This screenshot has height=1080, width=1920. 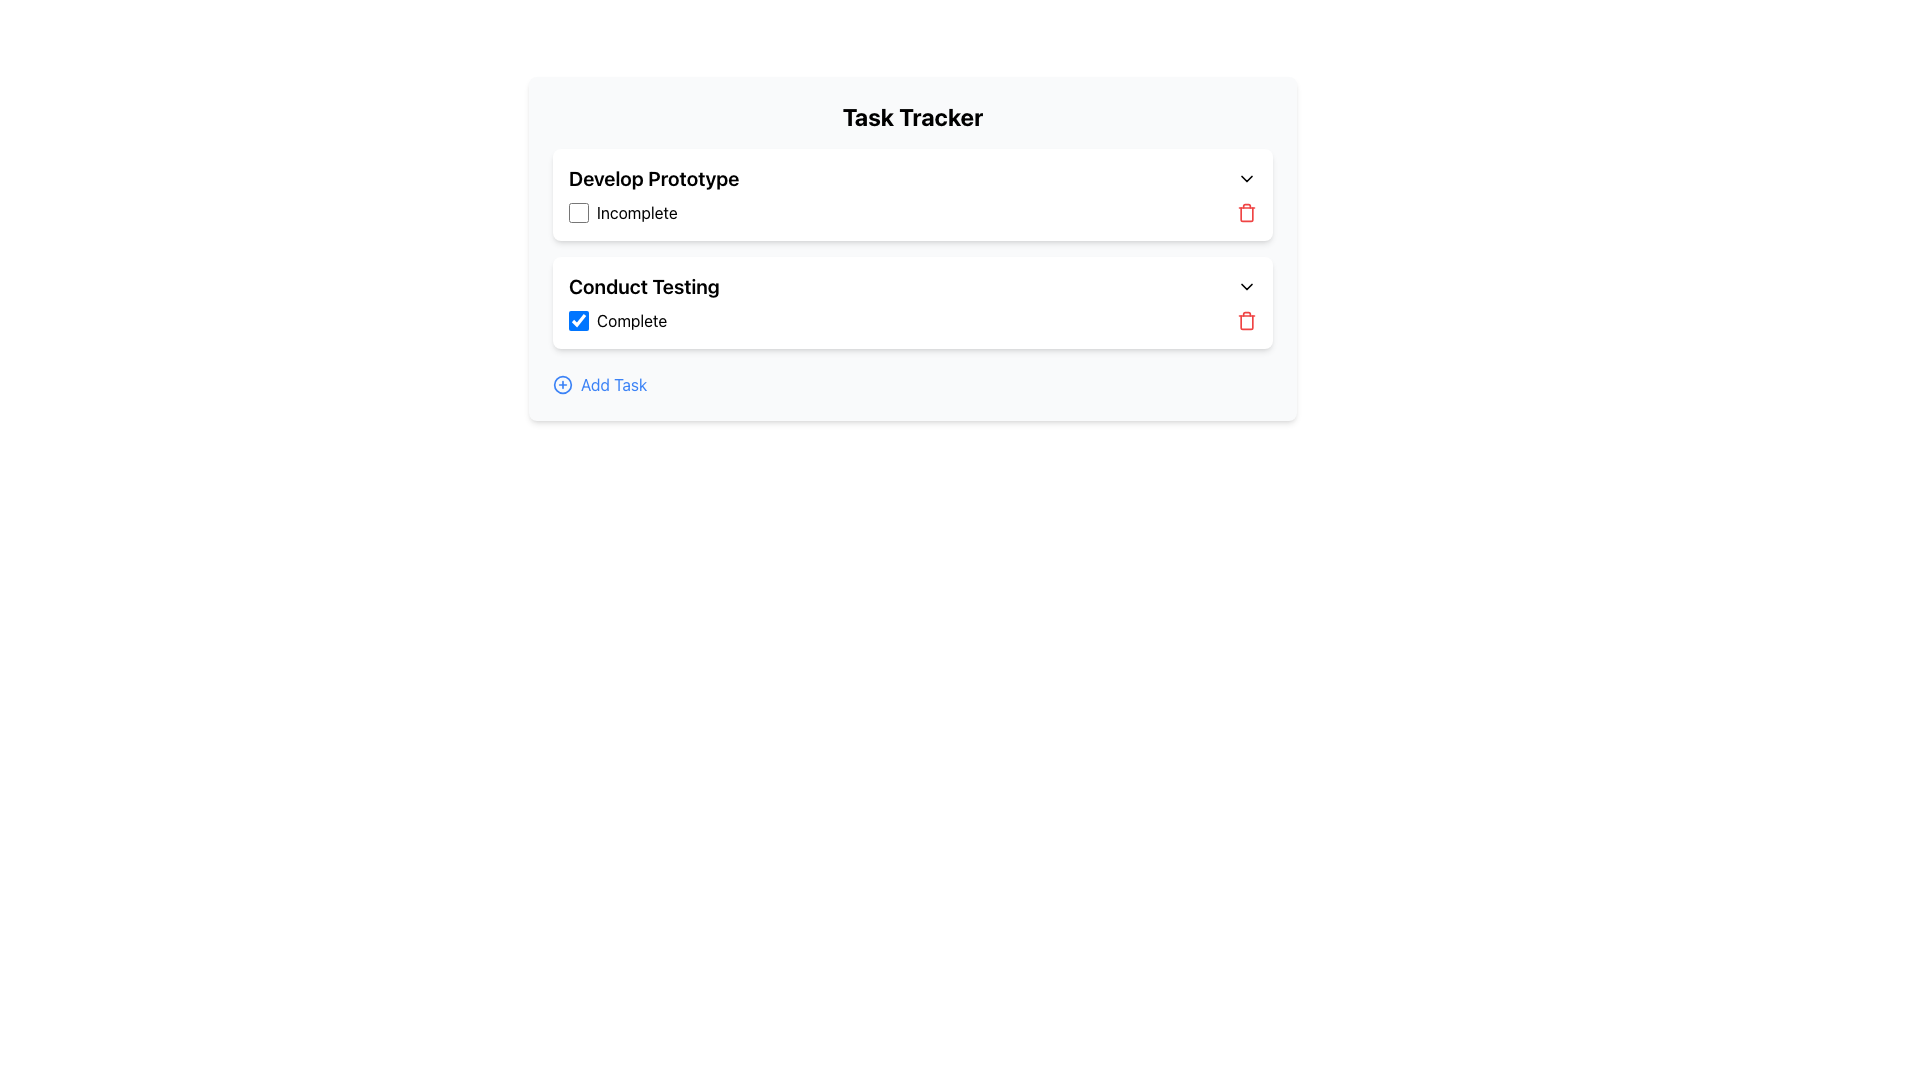 I want to click on the 'Add Task' button that has a blue font color and an underline effect upon hover, located below the task sections, so click(x=599, y=385).